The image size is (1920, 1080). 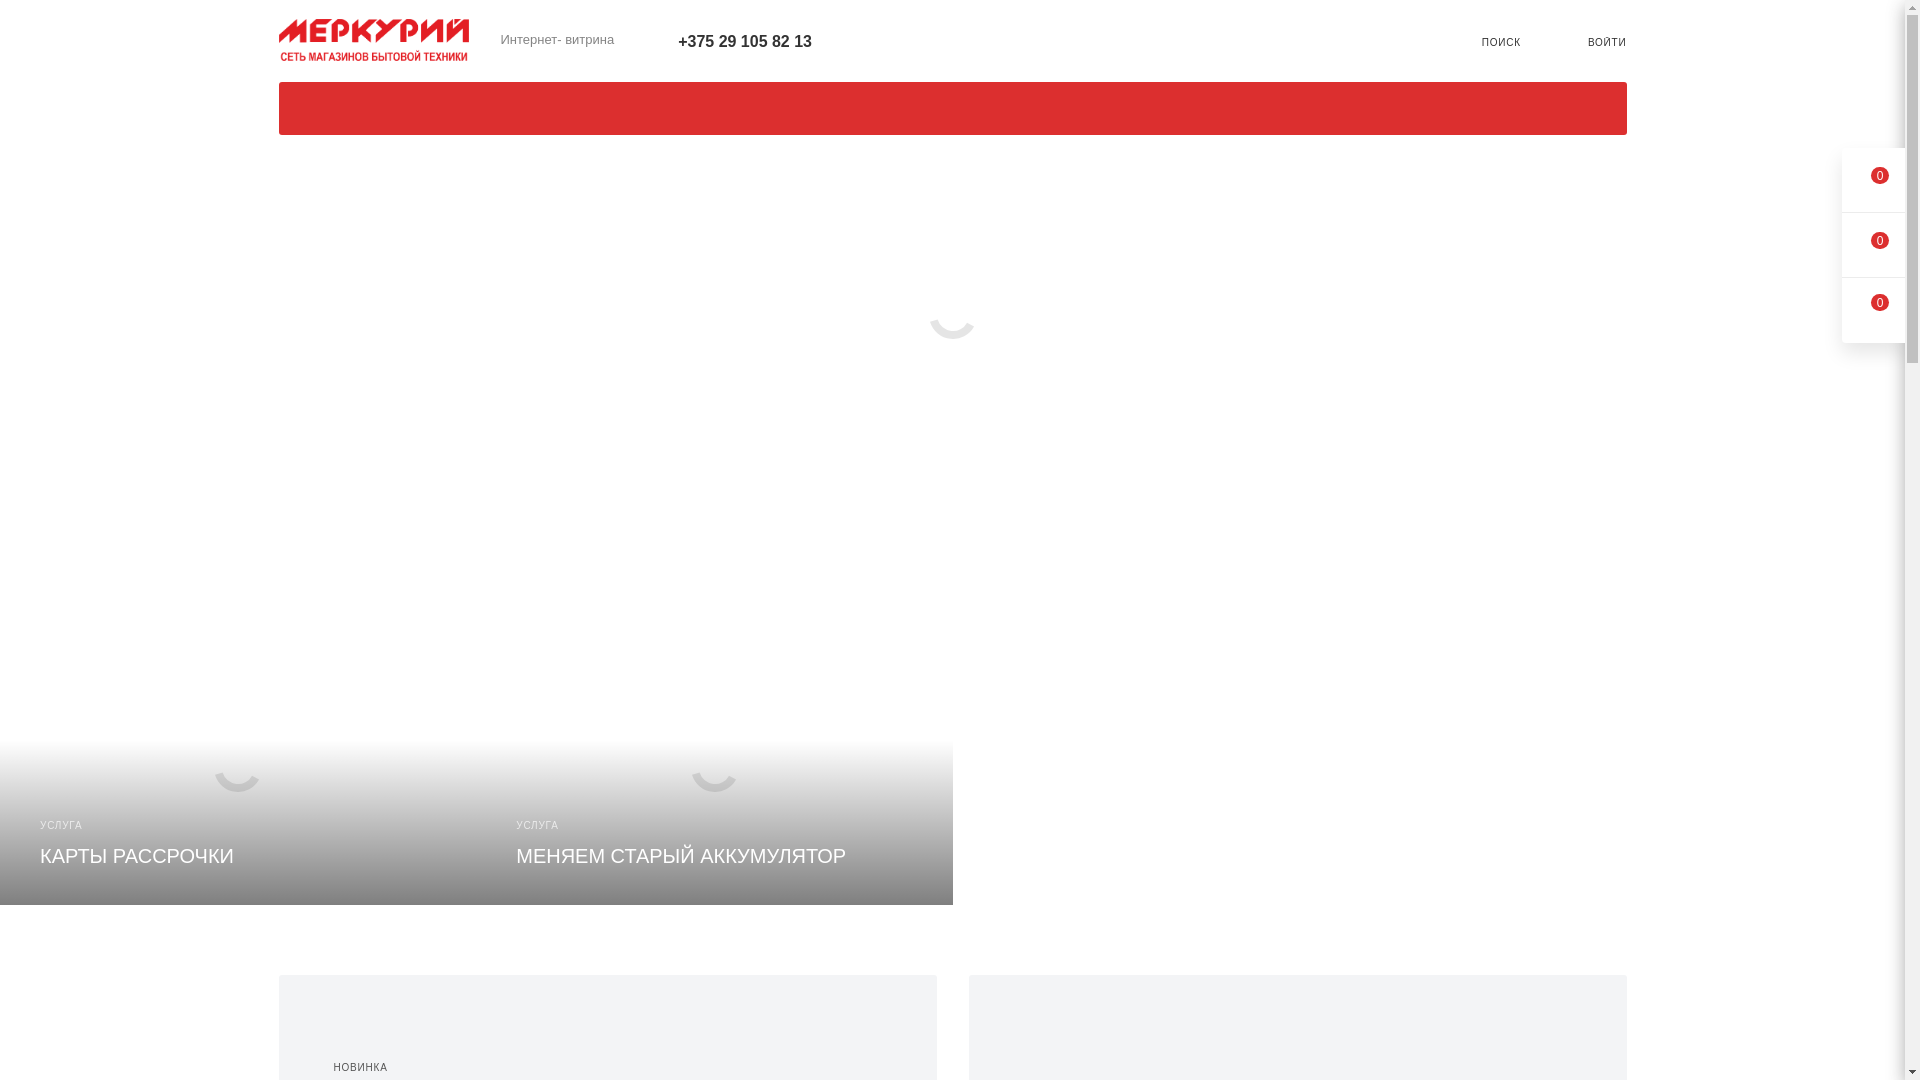 I want to click on '+375 29 105 82 13', so click(x=743, y=40).